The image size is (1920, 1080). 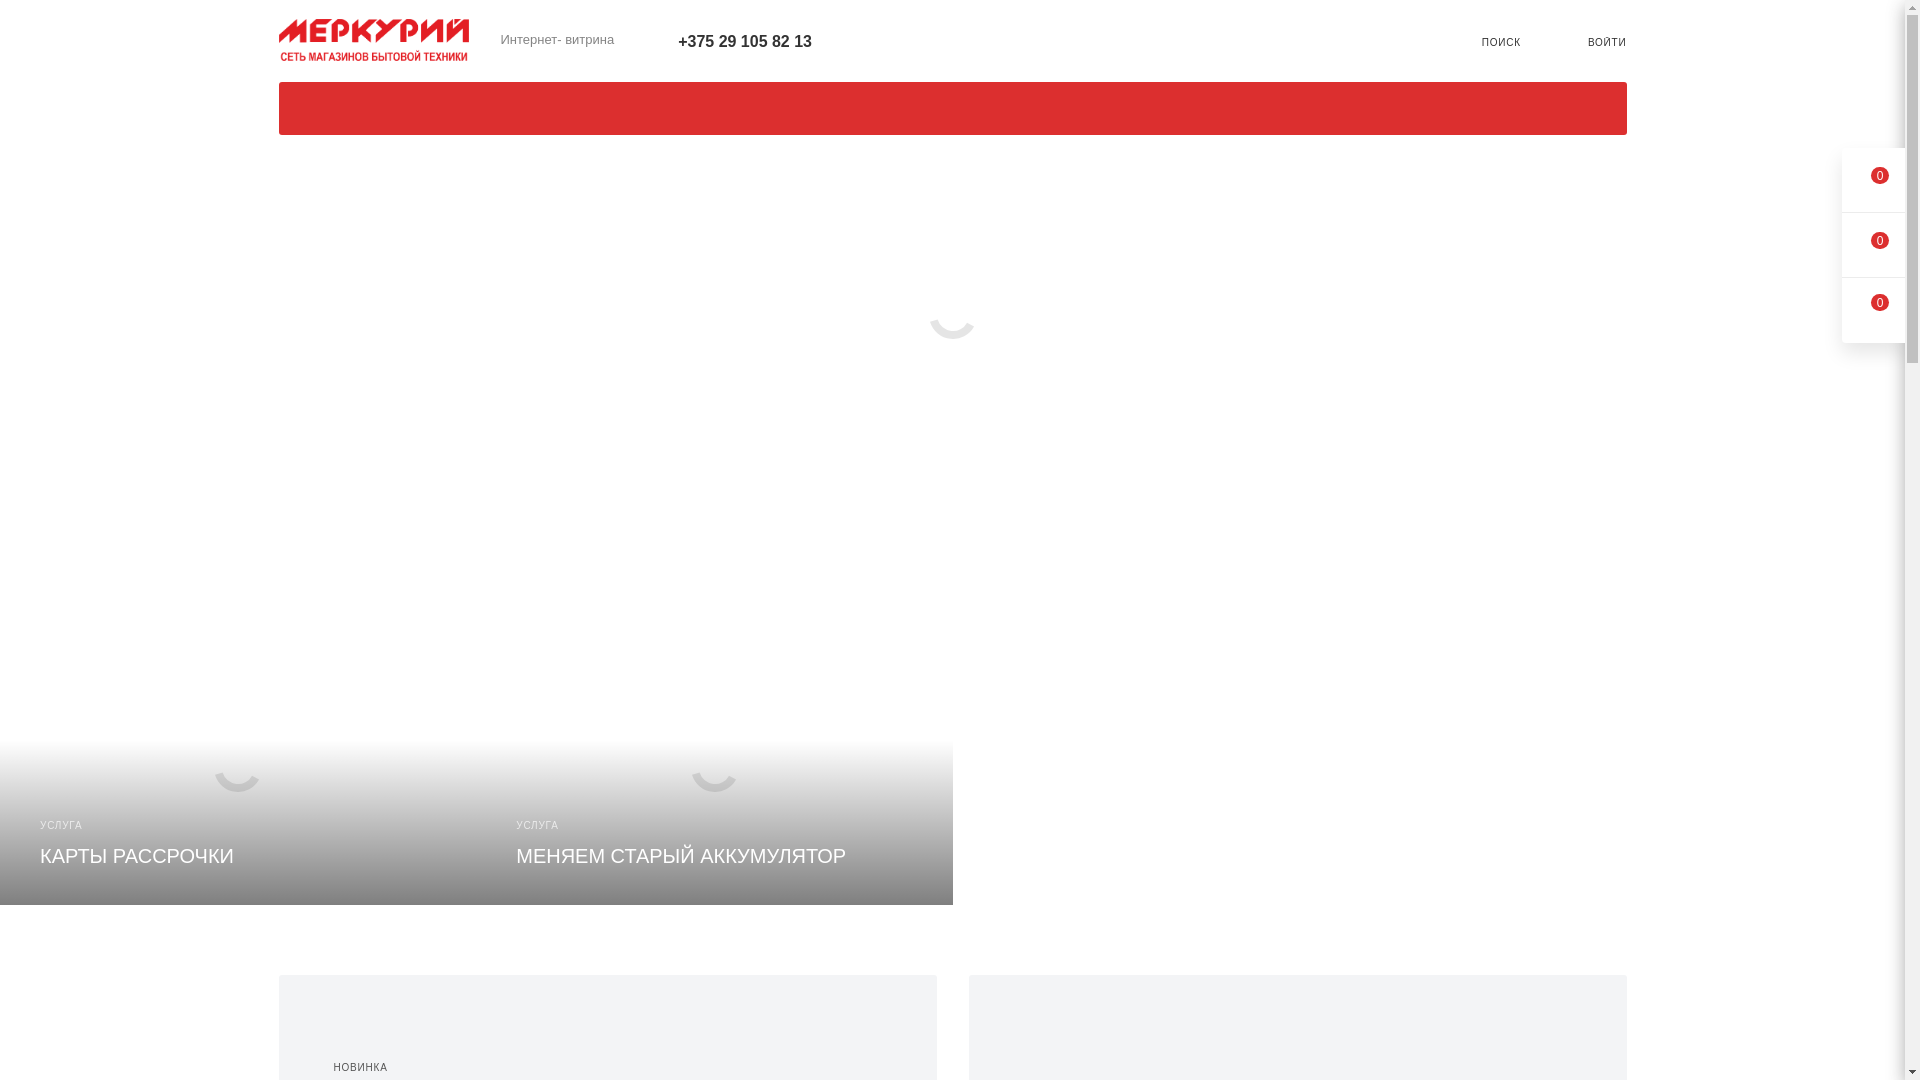 I want to click on '+375 29 105 82 13', so click(x=743, y=40).